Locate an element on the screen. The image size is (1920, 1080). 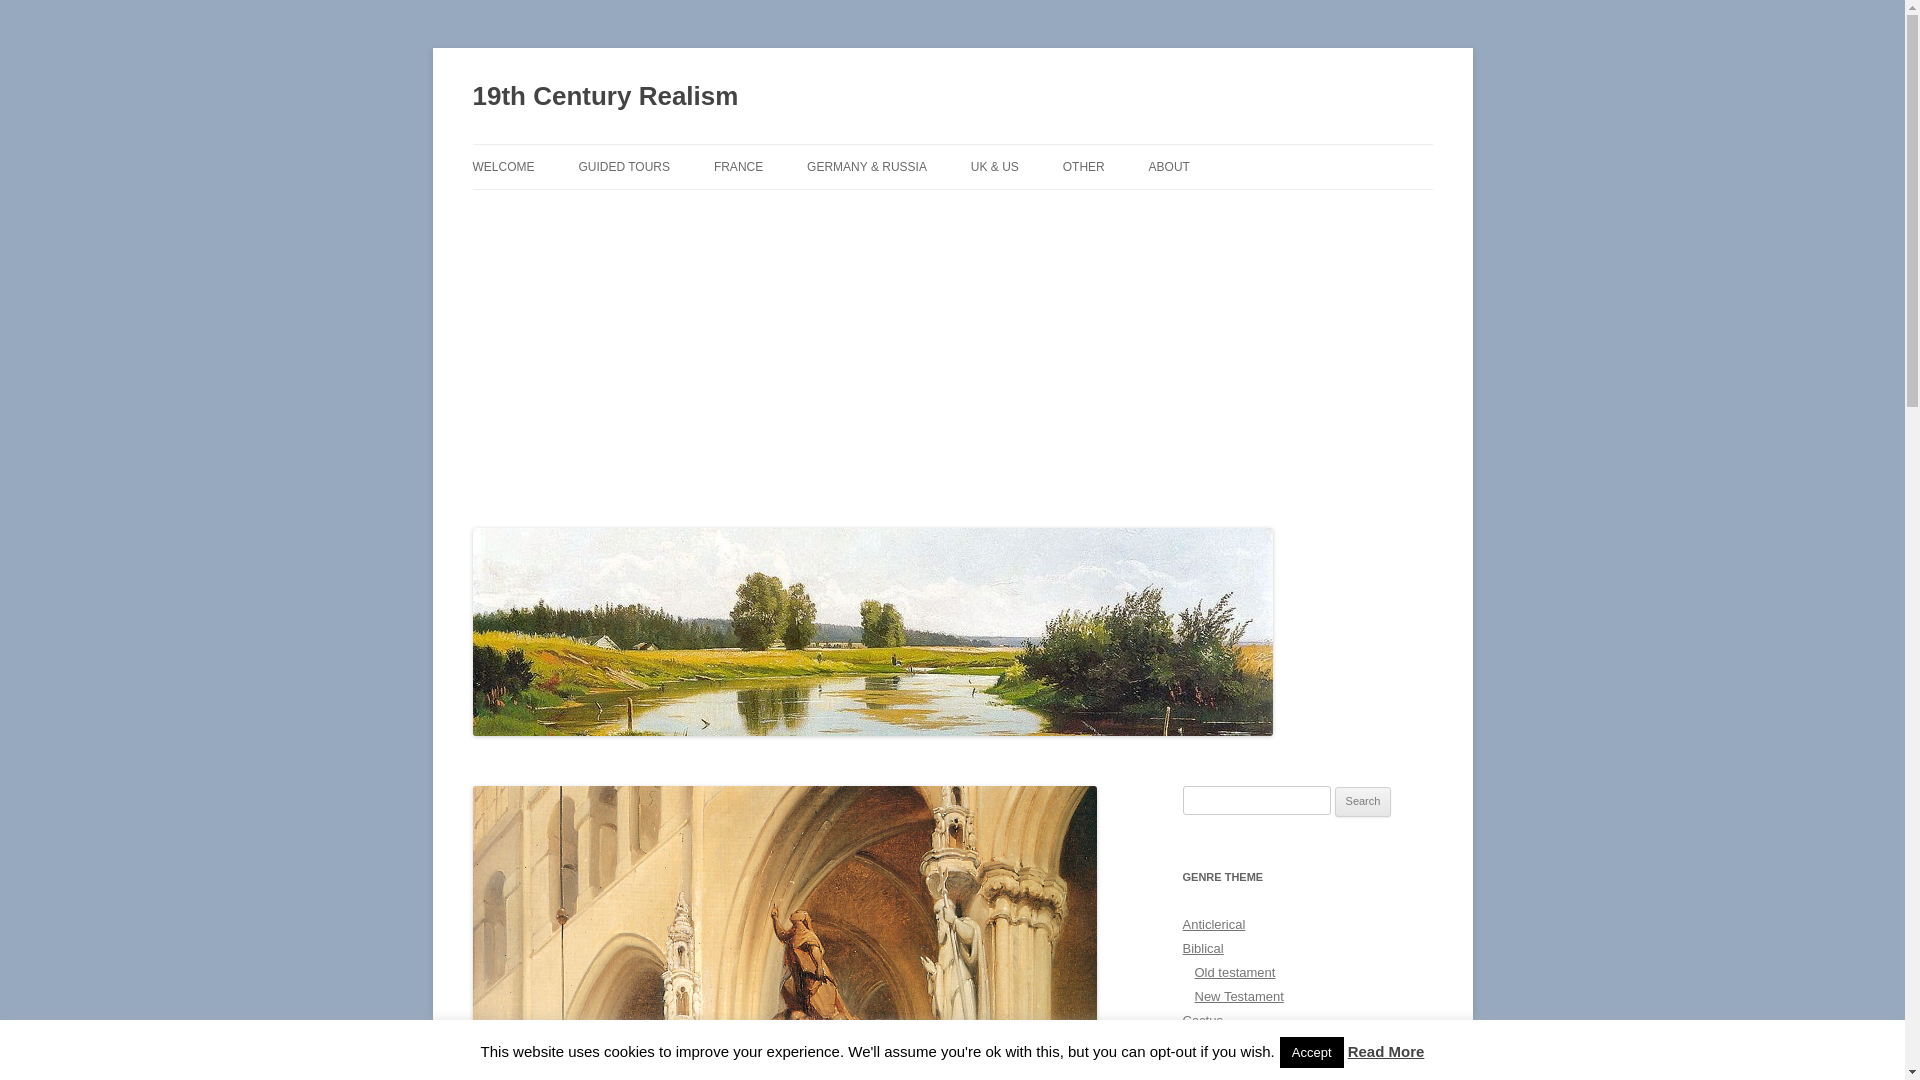
'GUIDED TOURS' is located at coordinates (623, 165).